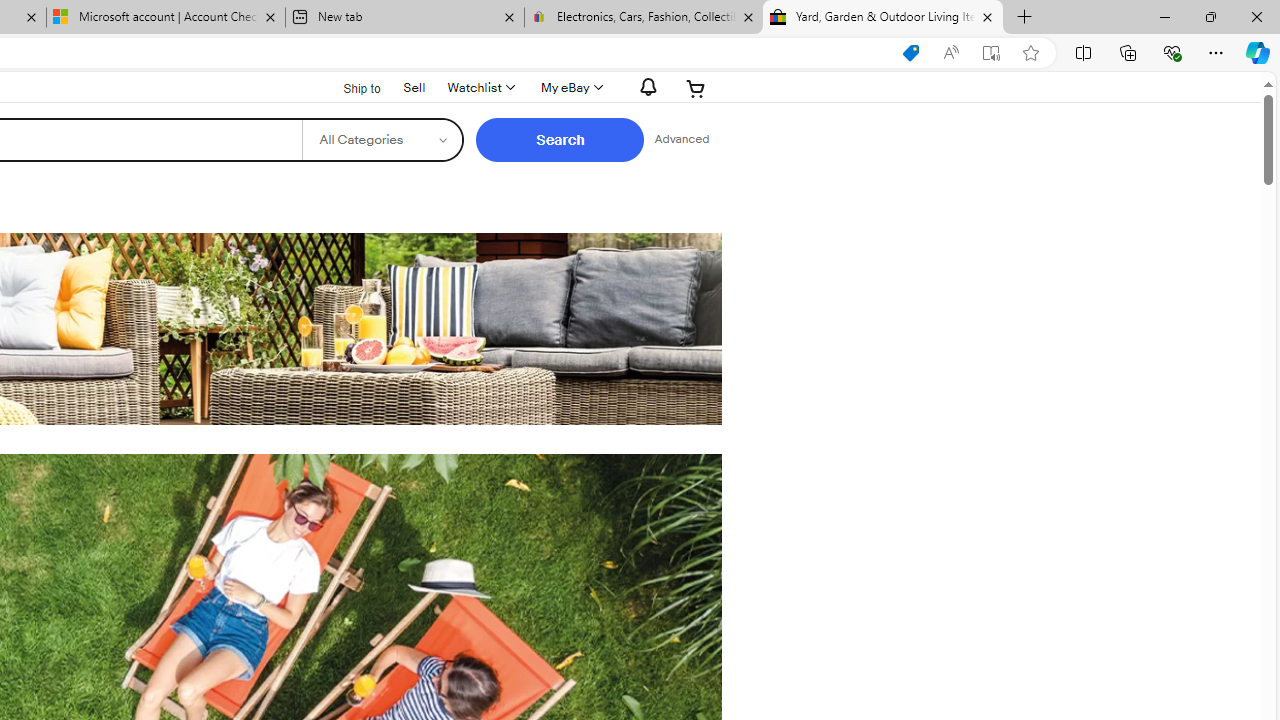 The width and height of the screenshot is (1280, 720). Describe the element at coordinates (696, 87) in the screenshot. I see `'Expand Cart'` at that location.